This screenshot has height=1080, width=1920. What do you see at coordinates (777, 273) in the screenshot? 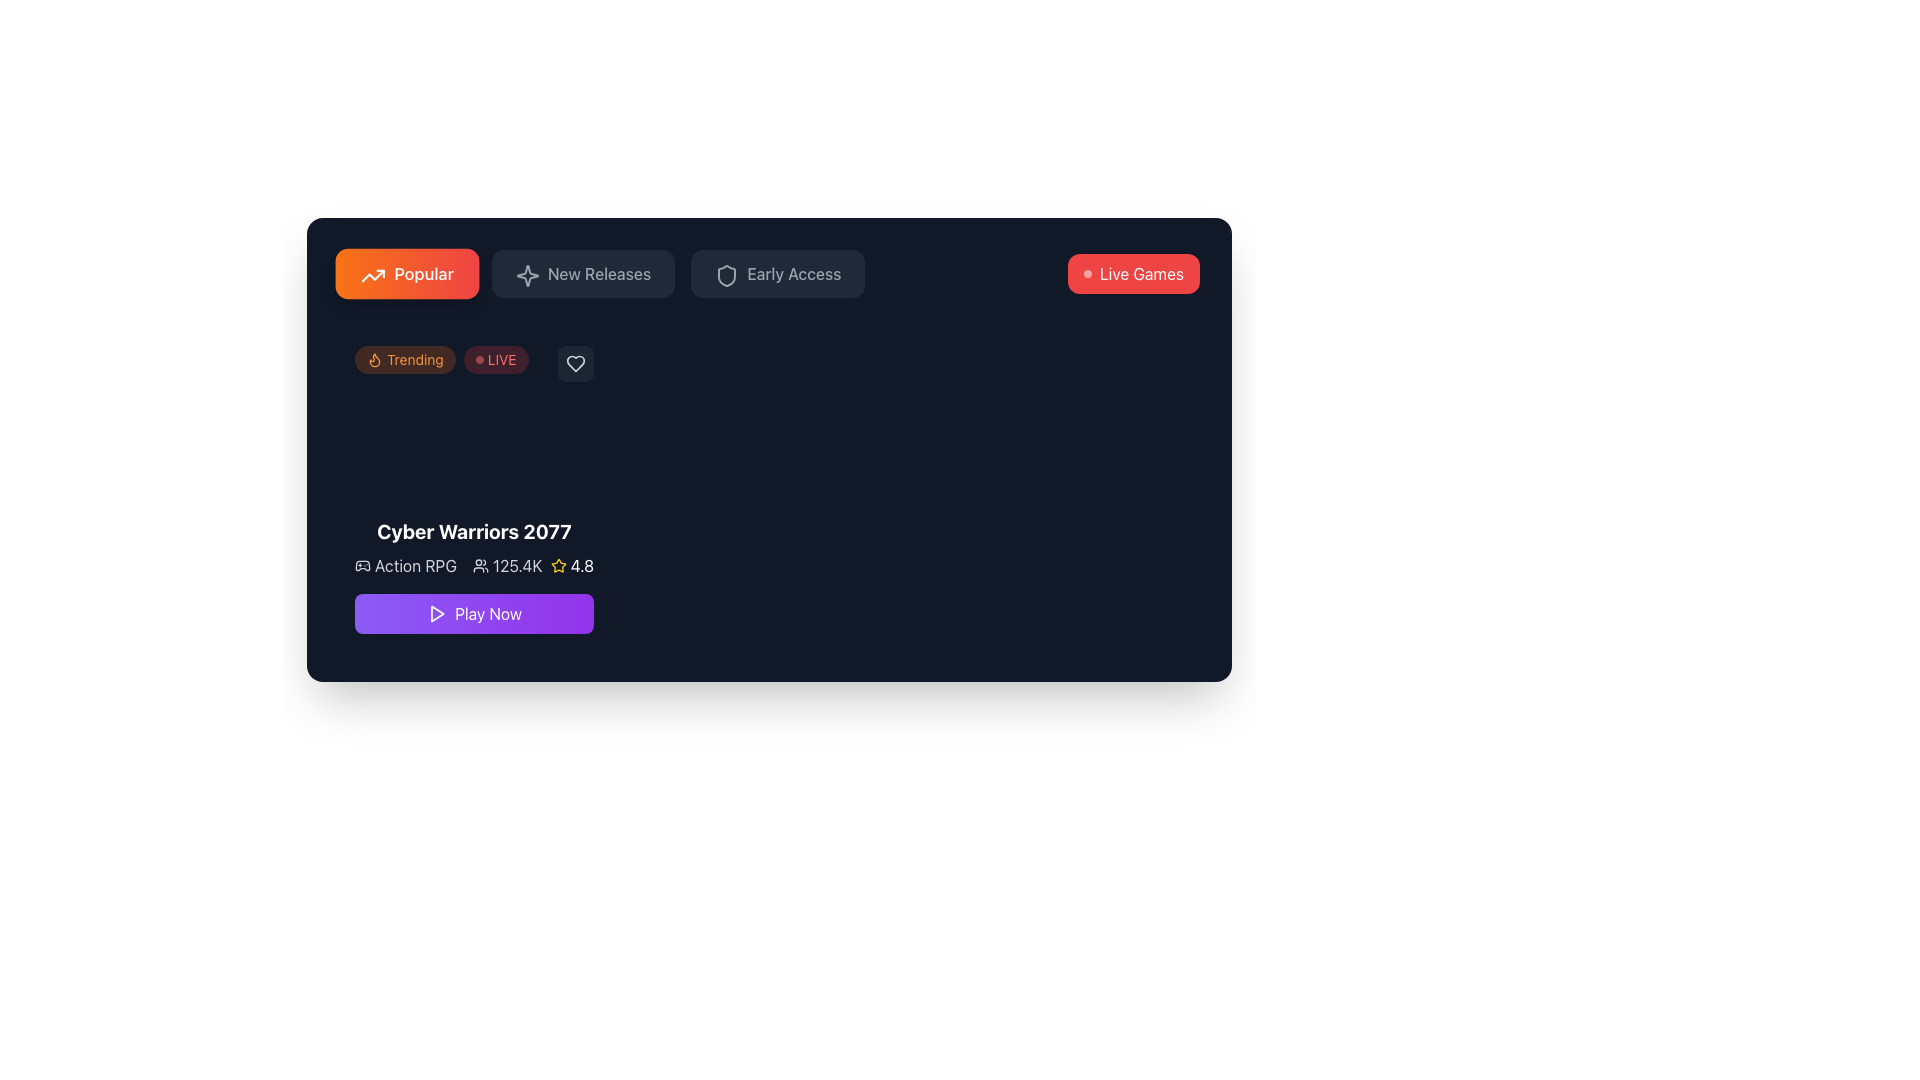
I see `the 'Early Access' button with rounded corners that has a dark gray background and light gray text, located in the top section of the page` at bounding box center [777, 273].